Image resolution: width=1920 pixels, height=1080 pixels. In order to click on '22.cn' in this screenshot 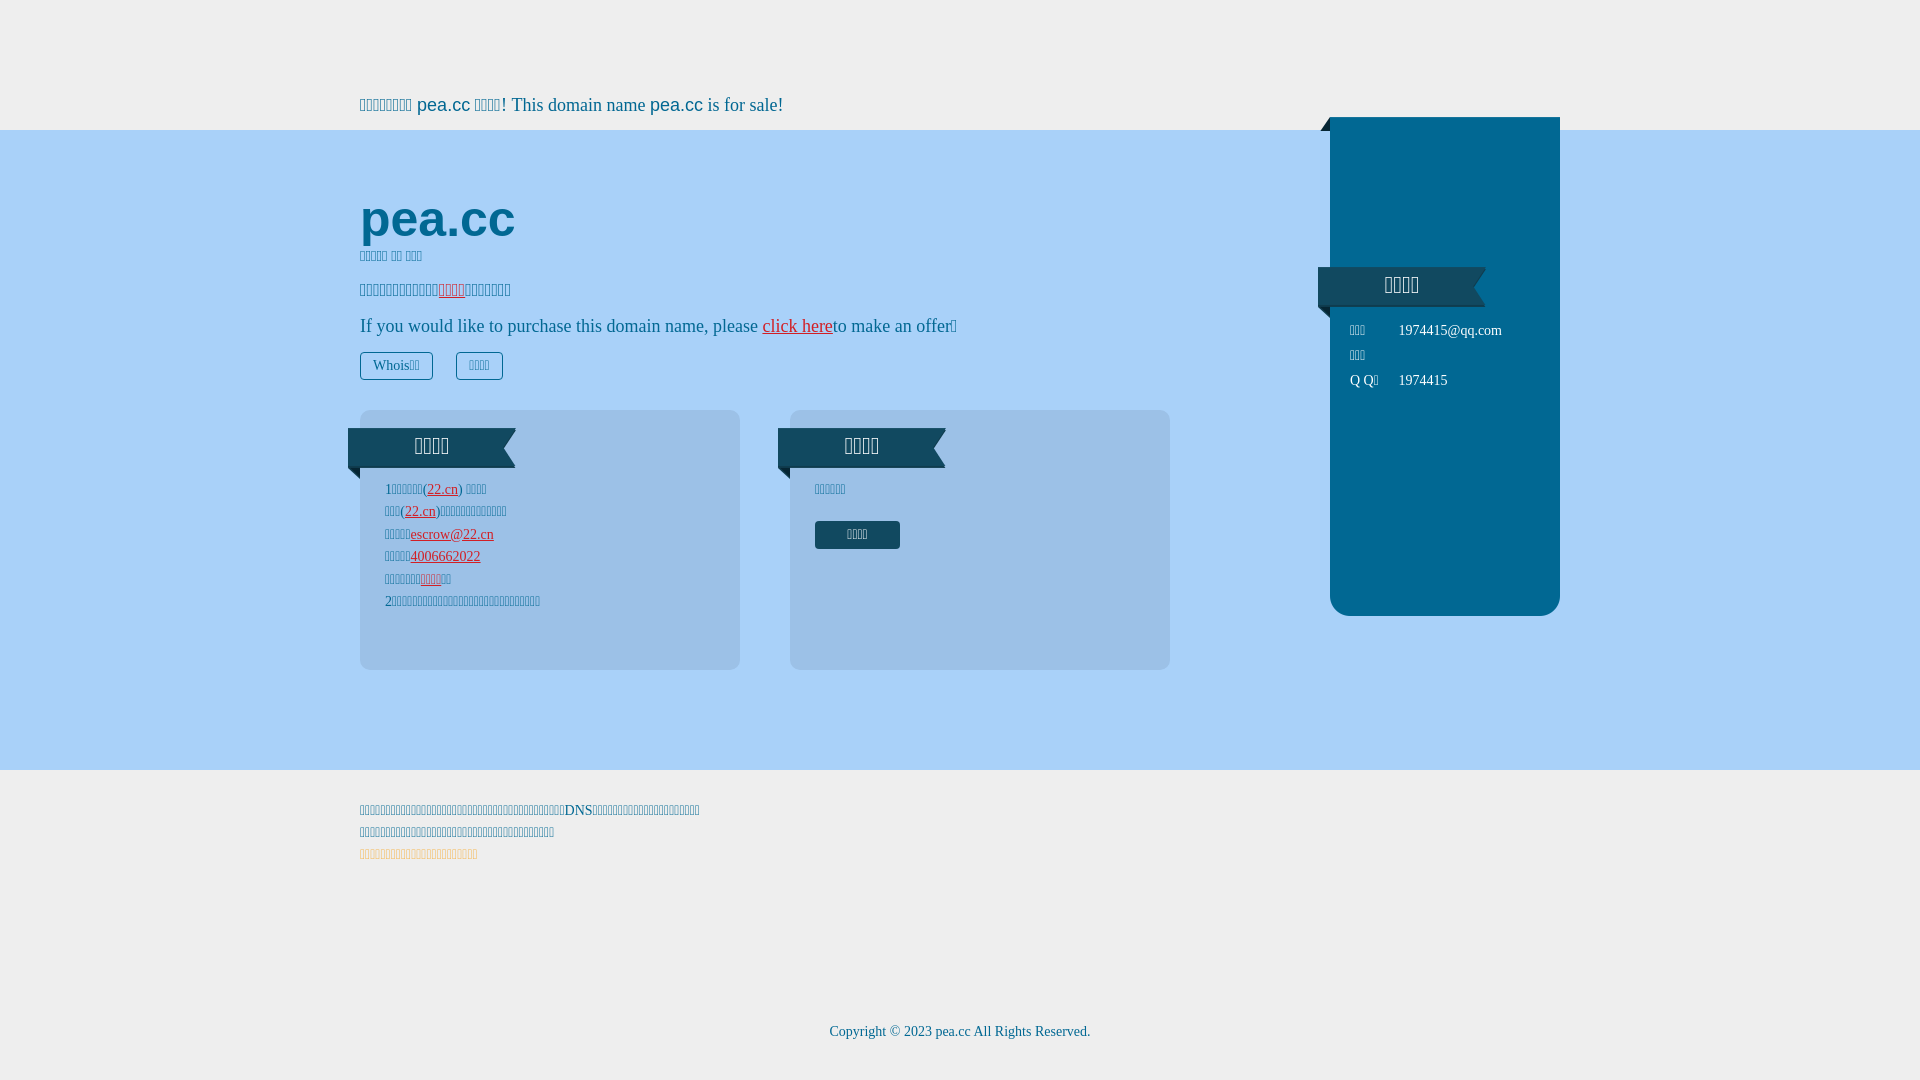, I will do `click(403, 510)`.